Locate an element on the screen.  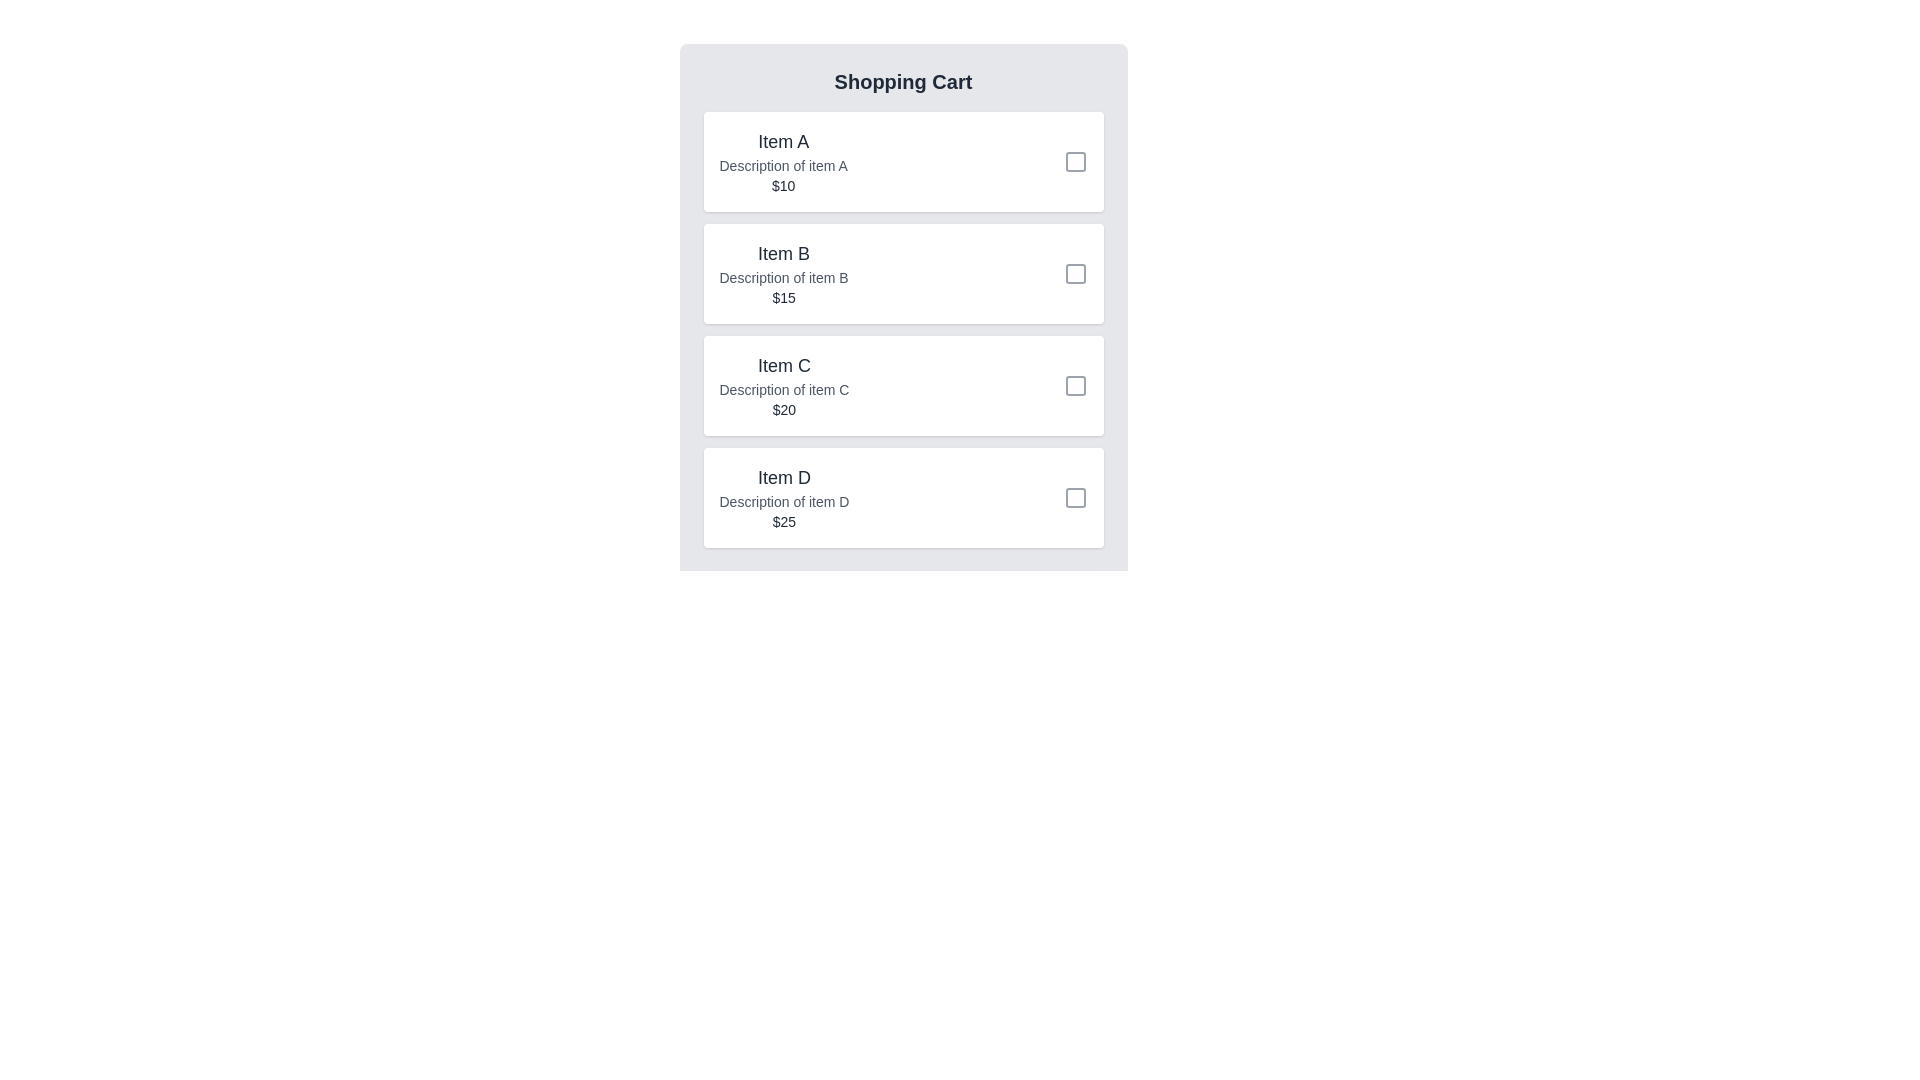
the interactive checkbox associated with 'Item D' located in the 'Shopping Cart' section, positioned is located at coordinates (1074, 496).